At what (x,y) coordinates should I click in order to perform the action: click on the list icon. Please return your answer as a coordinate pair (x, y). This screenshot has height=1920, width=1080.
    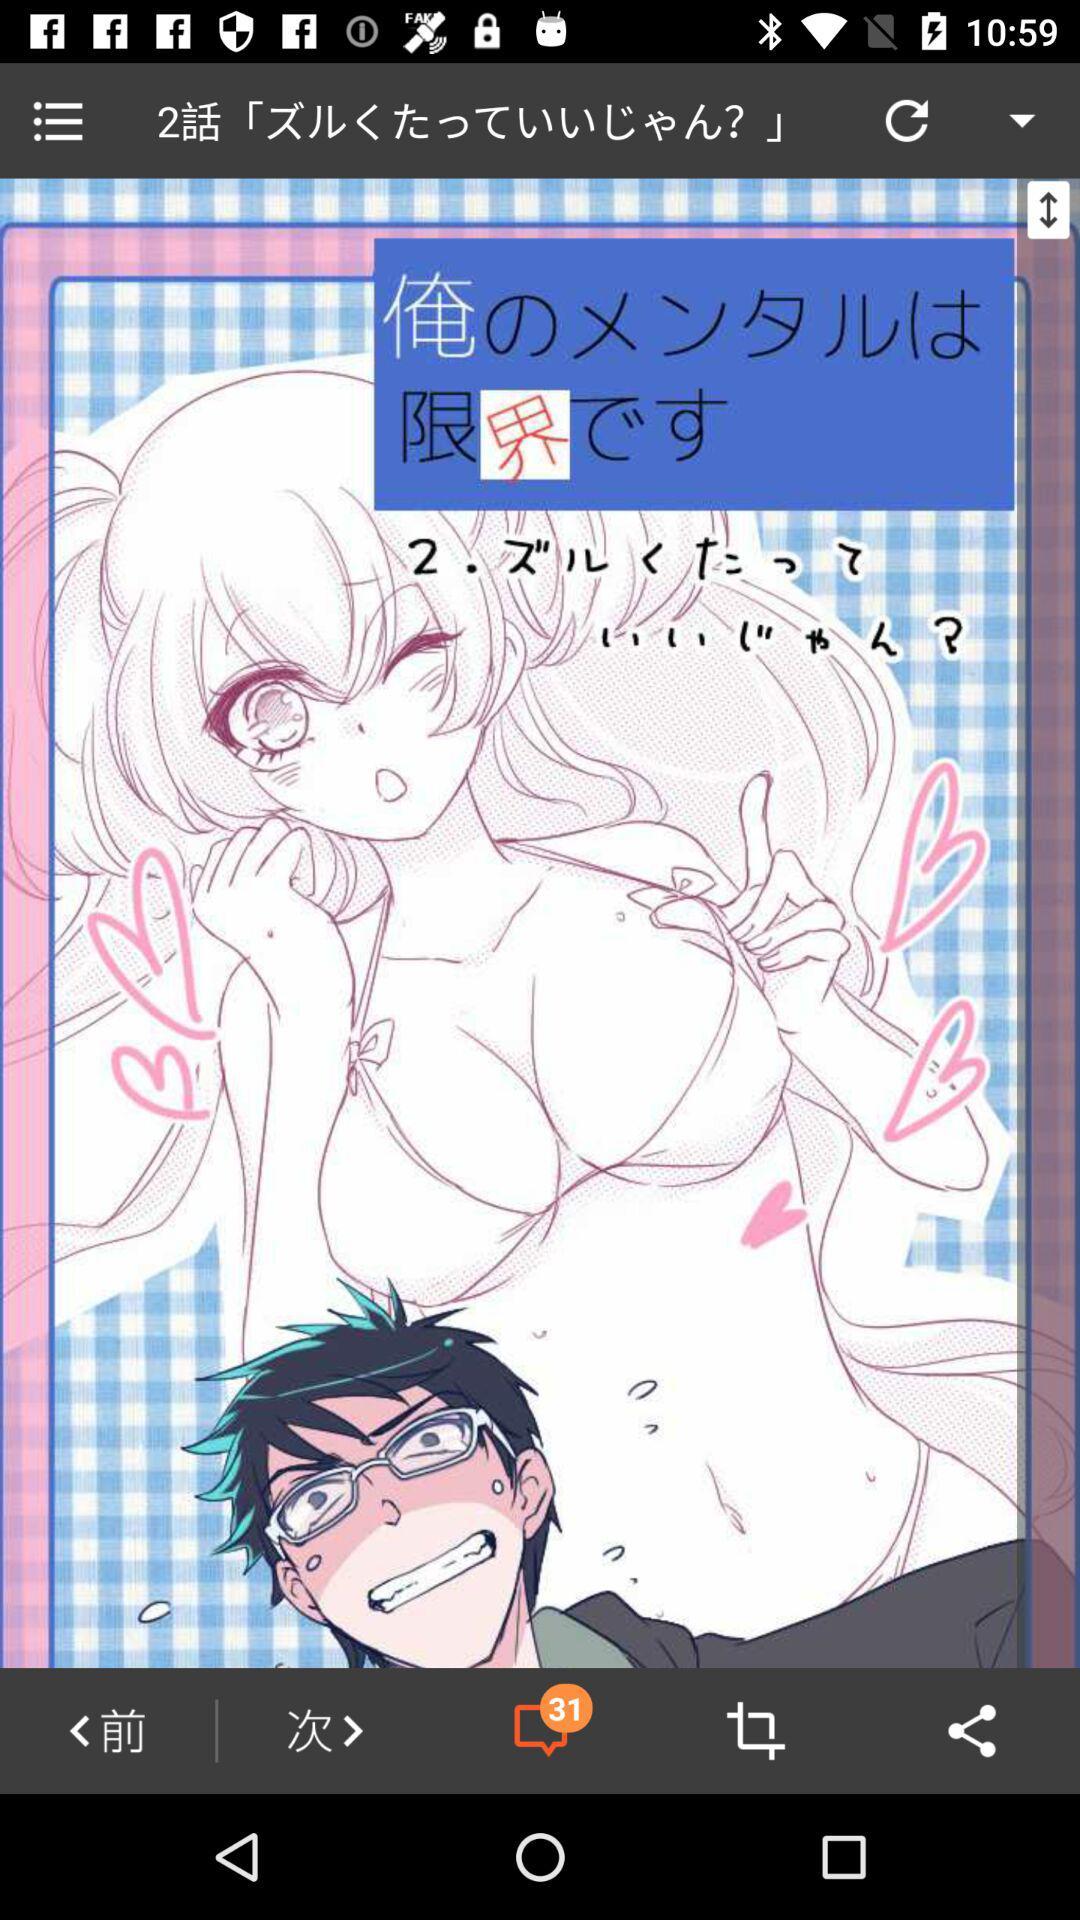
    Looking at the image, I should click on (56, 119).